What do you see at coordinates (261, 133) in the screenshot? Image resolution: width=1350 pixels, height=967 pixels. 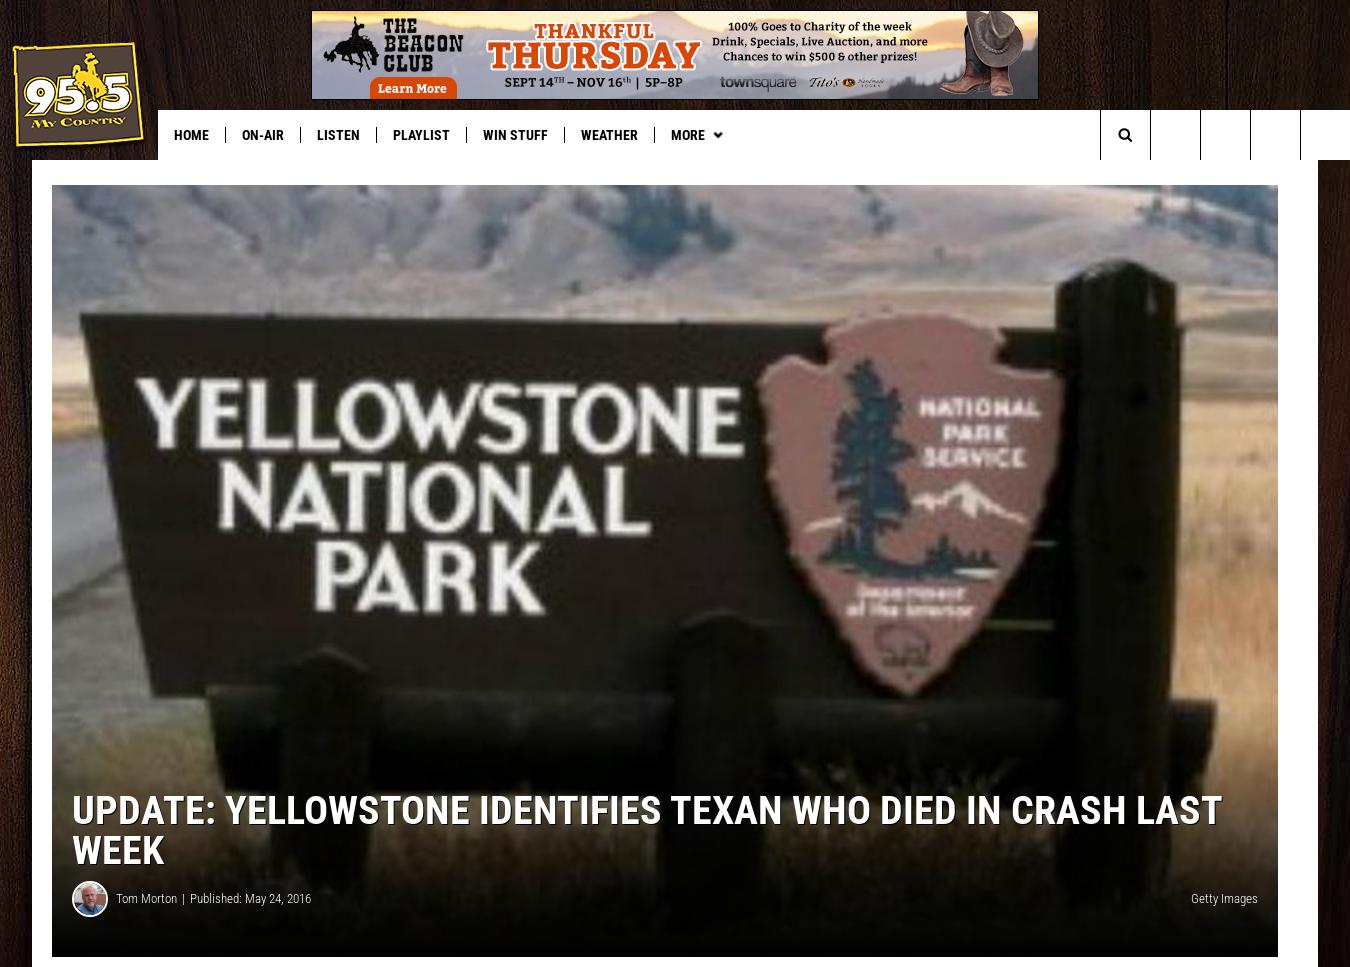 I see `'On-Air'` at bounding box center [261, 133].